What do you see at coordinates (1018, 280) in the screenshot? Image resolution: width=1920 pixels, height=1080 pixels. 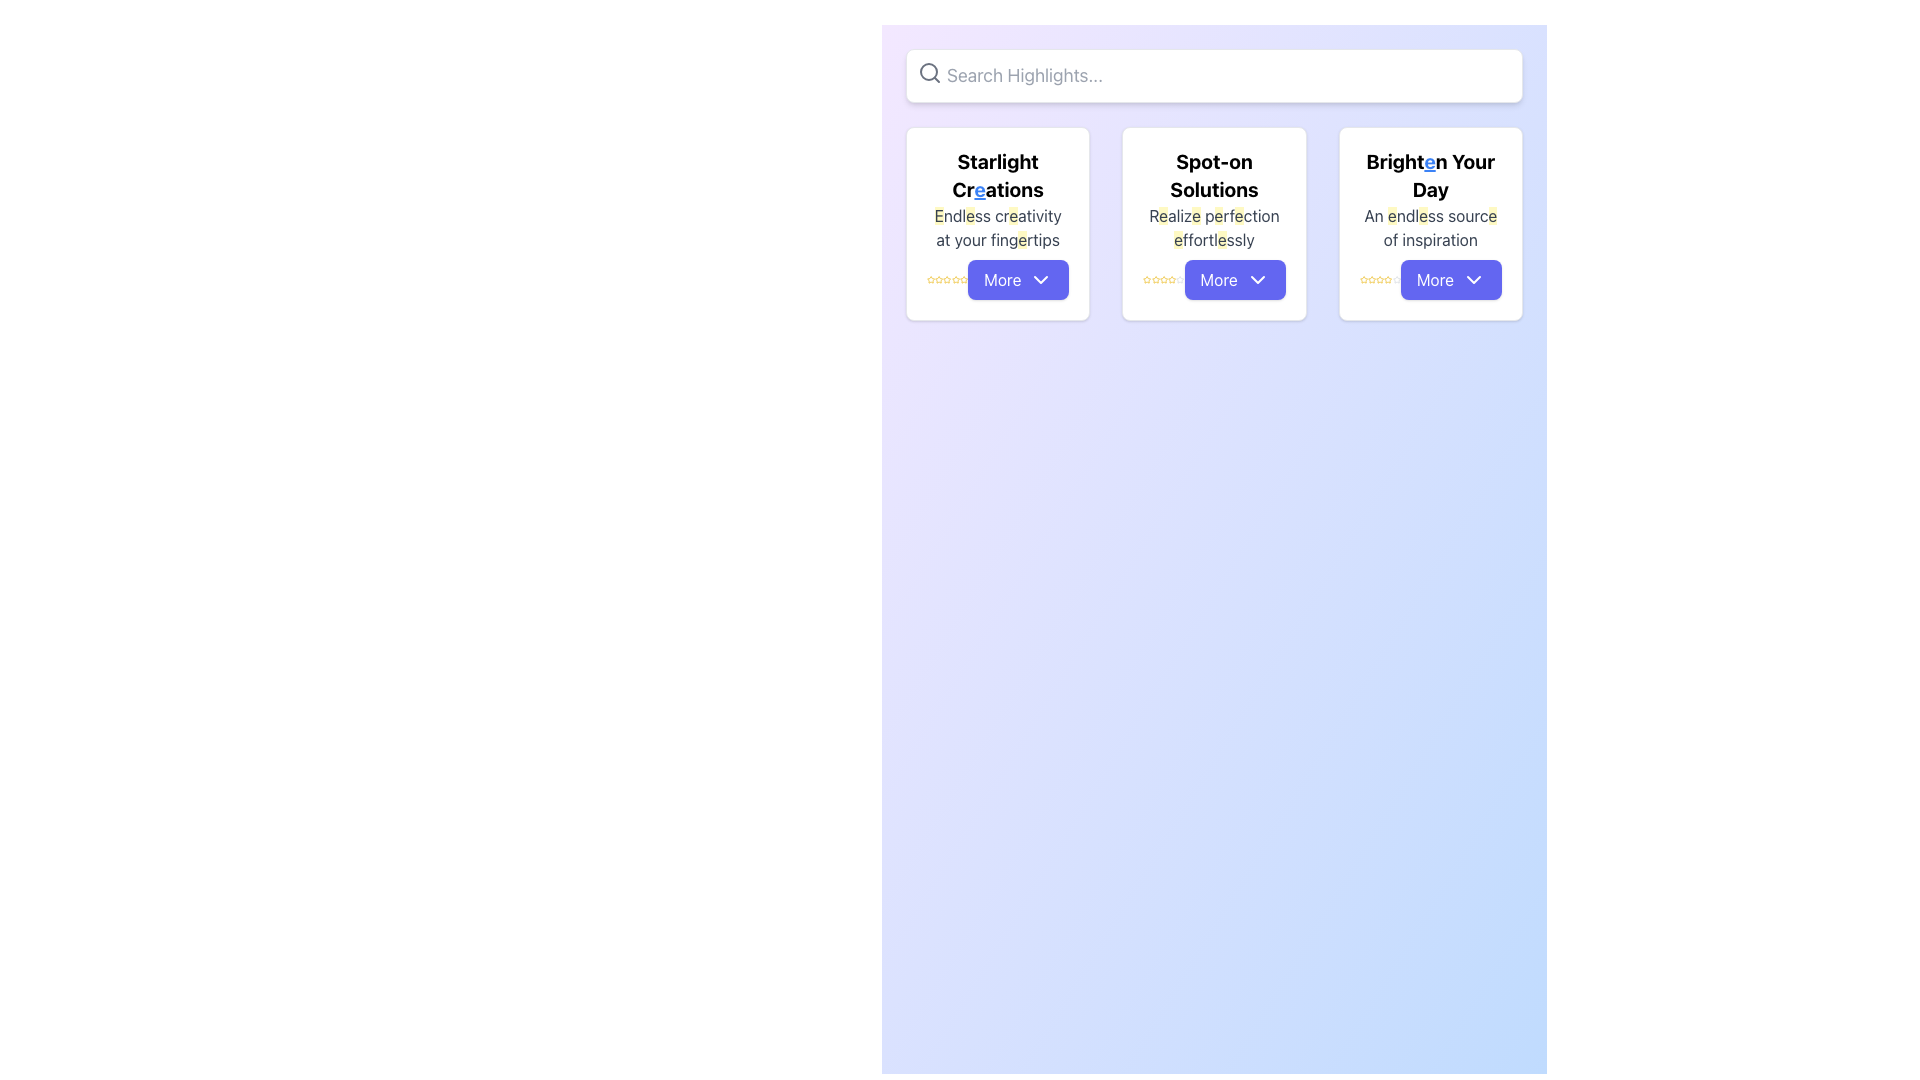 I see `the 'More' button with a purple background and white text at the bottom of the 'Starlight Creations' card to potentially see a tooltip or visual effect` at bounding box center [1018, 280].